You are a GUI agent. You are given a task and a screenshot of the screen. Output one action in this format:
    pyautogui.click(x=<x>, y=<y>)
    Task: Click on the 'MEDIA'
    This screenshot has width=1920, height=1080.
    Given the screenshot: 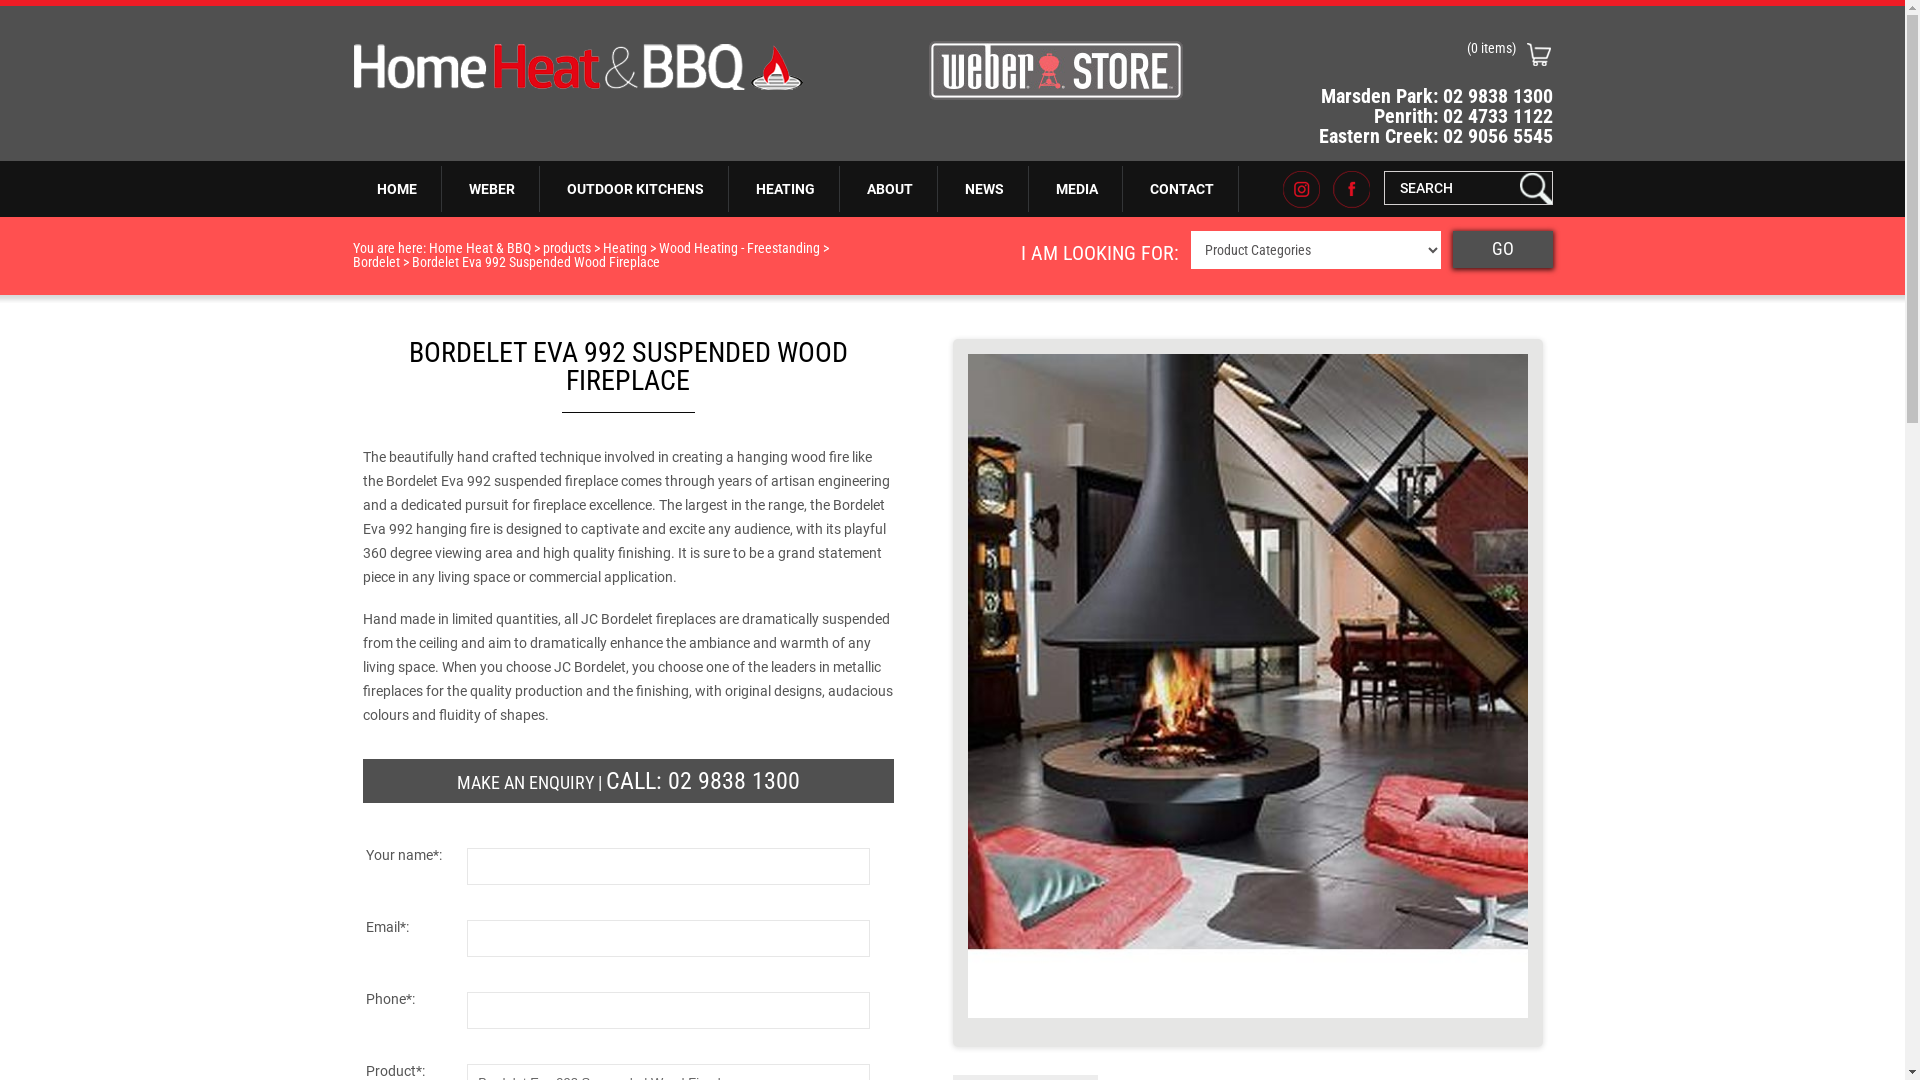 What is the action you would take?
    pyautogui.click(x=1076, y=189)
    